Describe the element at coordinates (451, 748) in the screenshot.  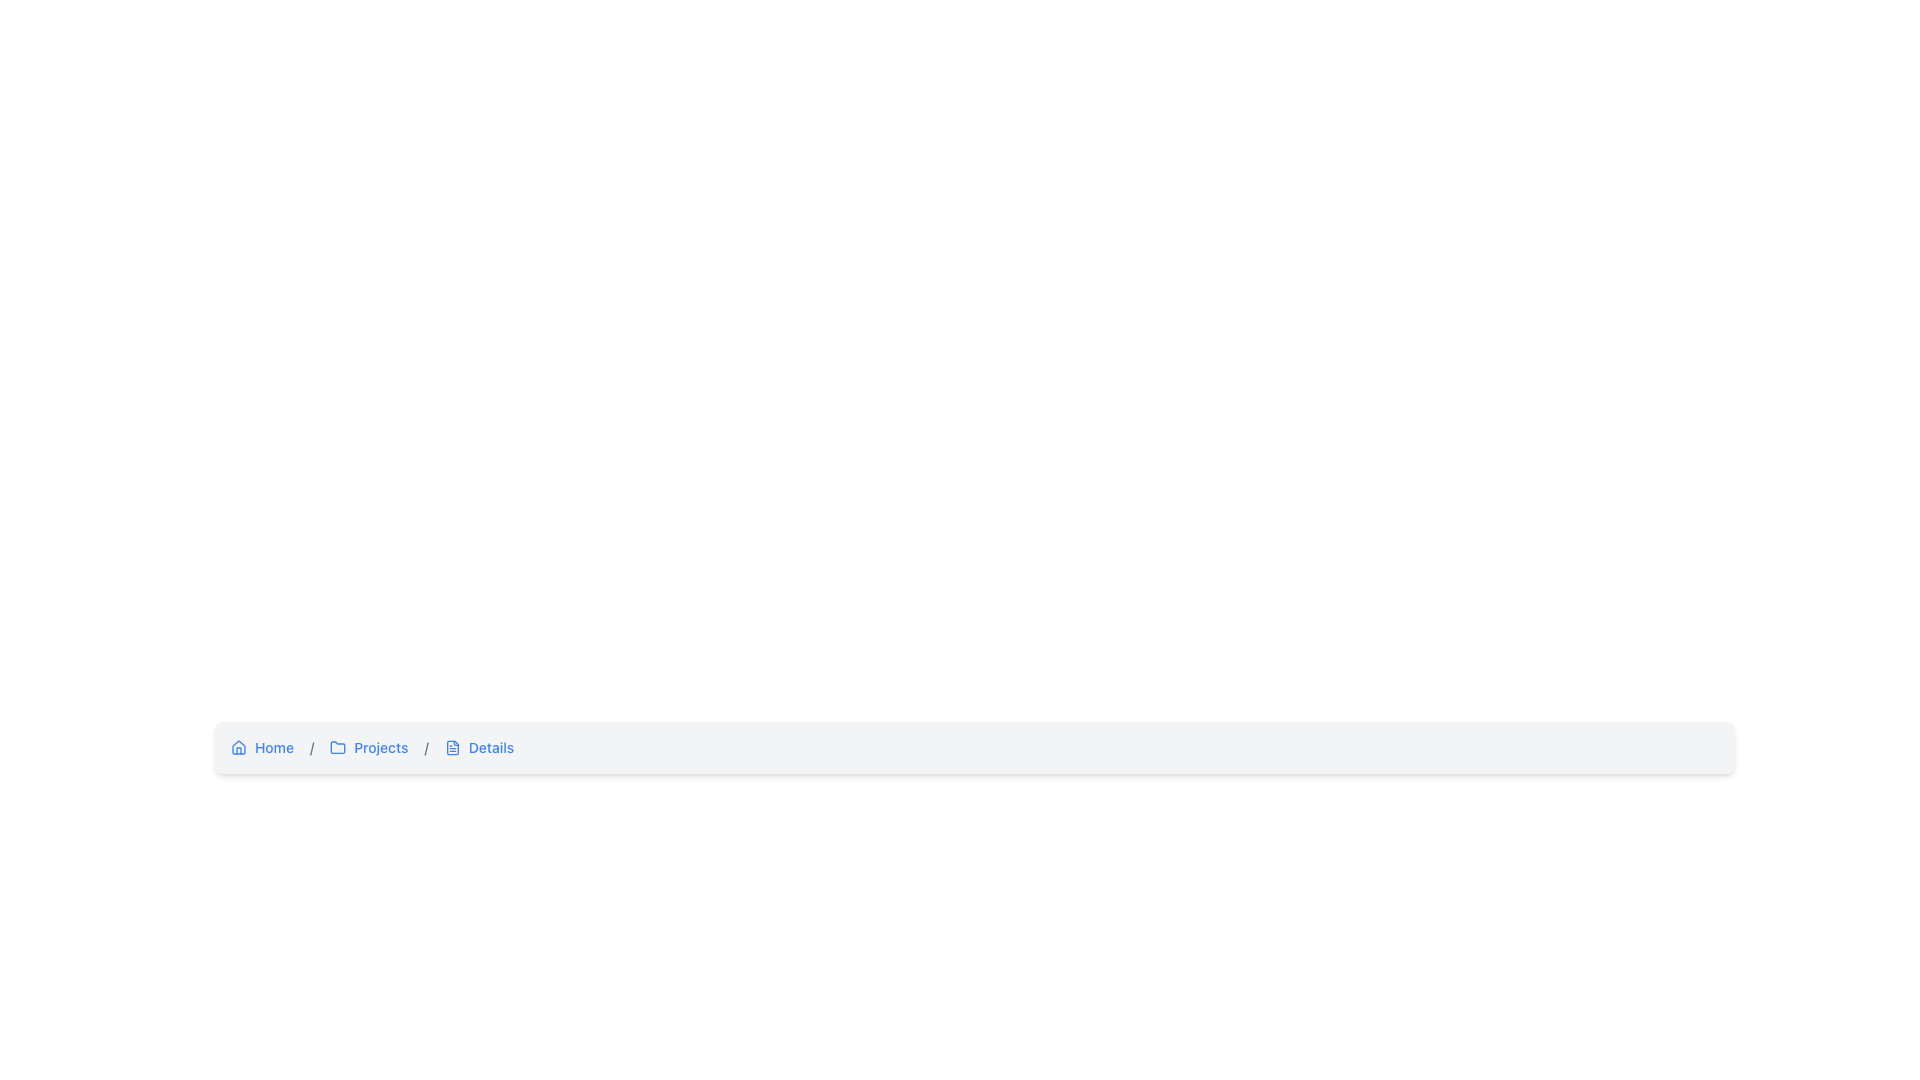
I see `the document icon in the breadcrumb navigation bar, which visually represents a file and is positioned between the 'Projects' and 'Details' sections` at that location.